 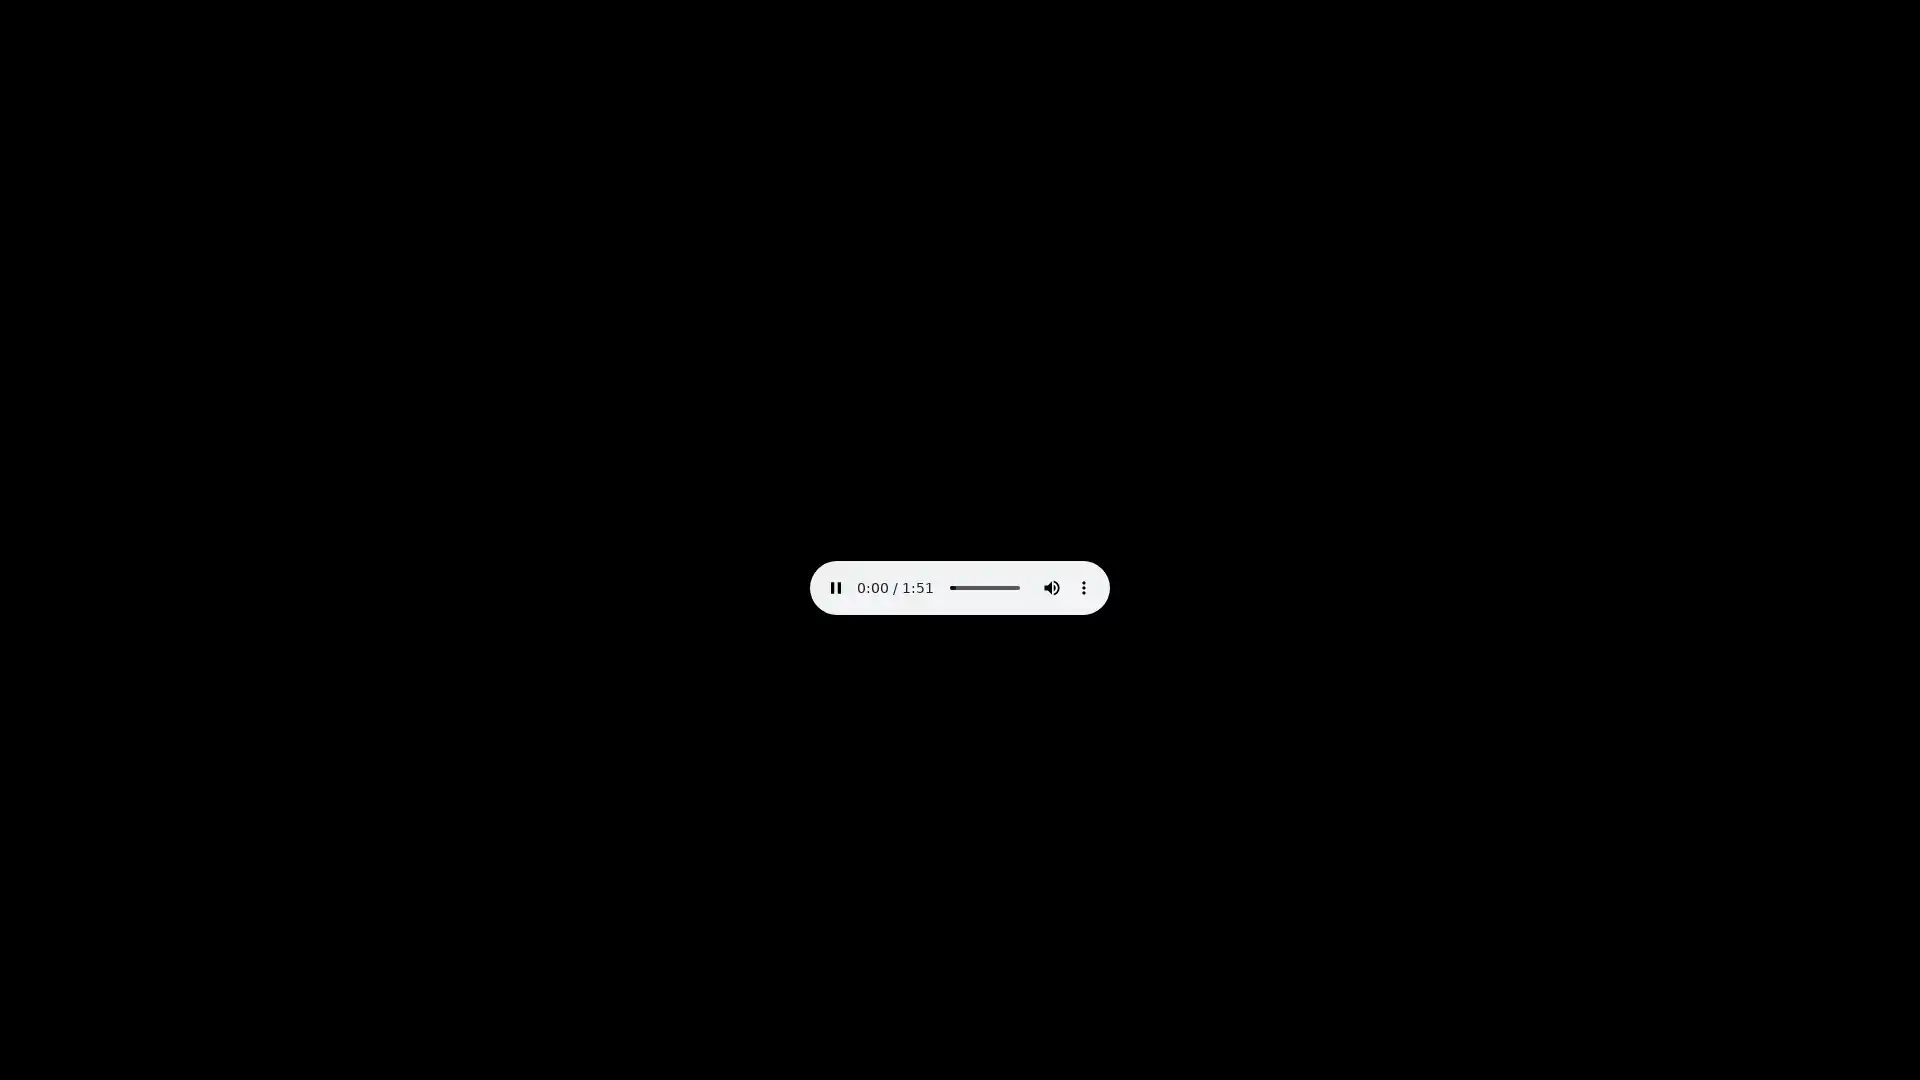 What do you see at coordinates (1050, 586) in the screenshot?
I see `mute` at bounding box center [1050, 586].